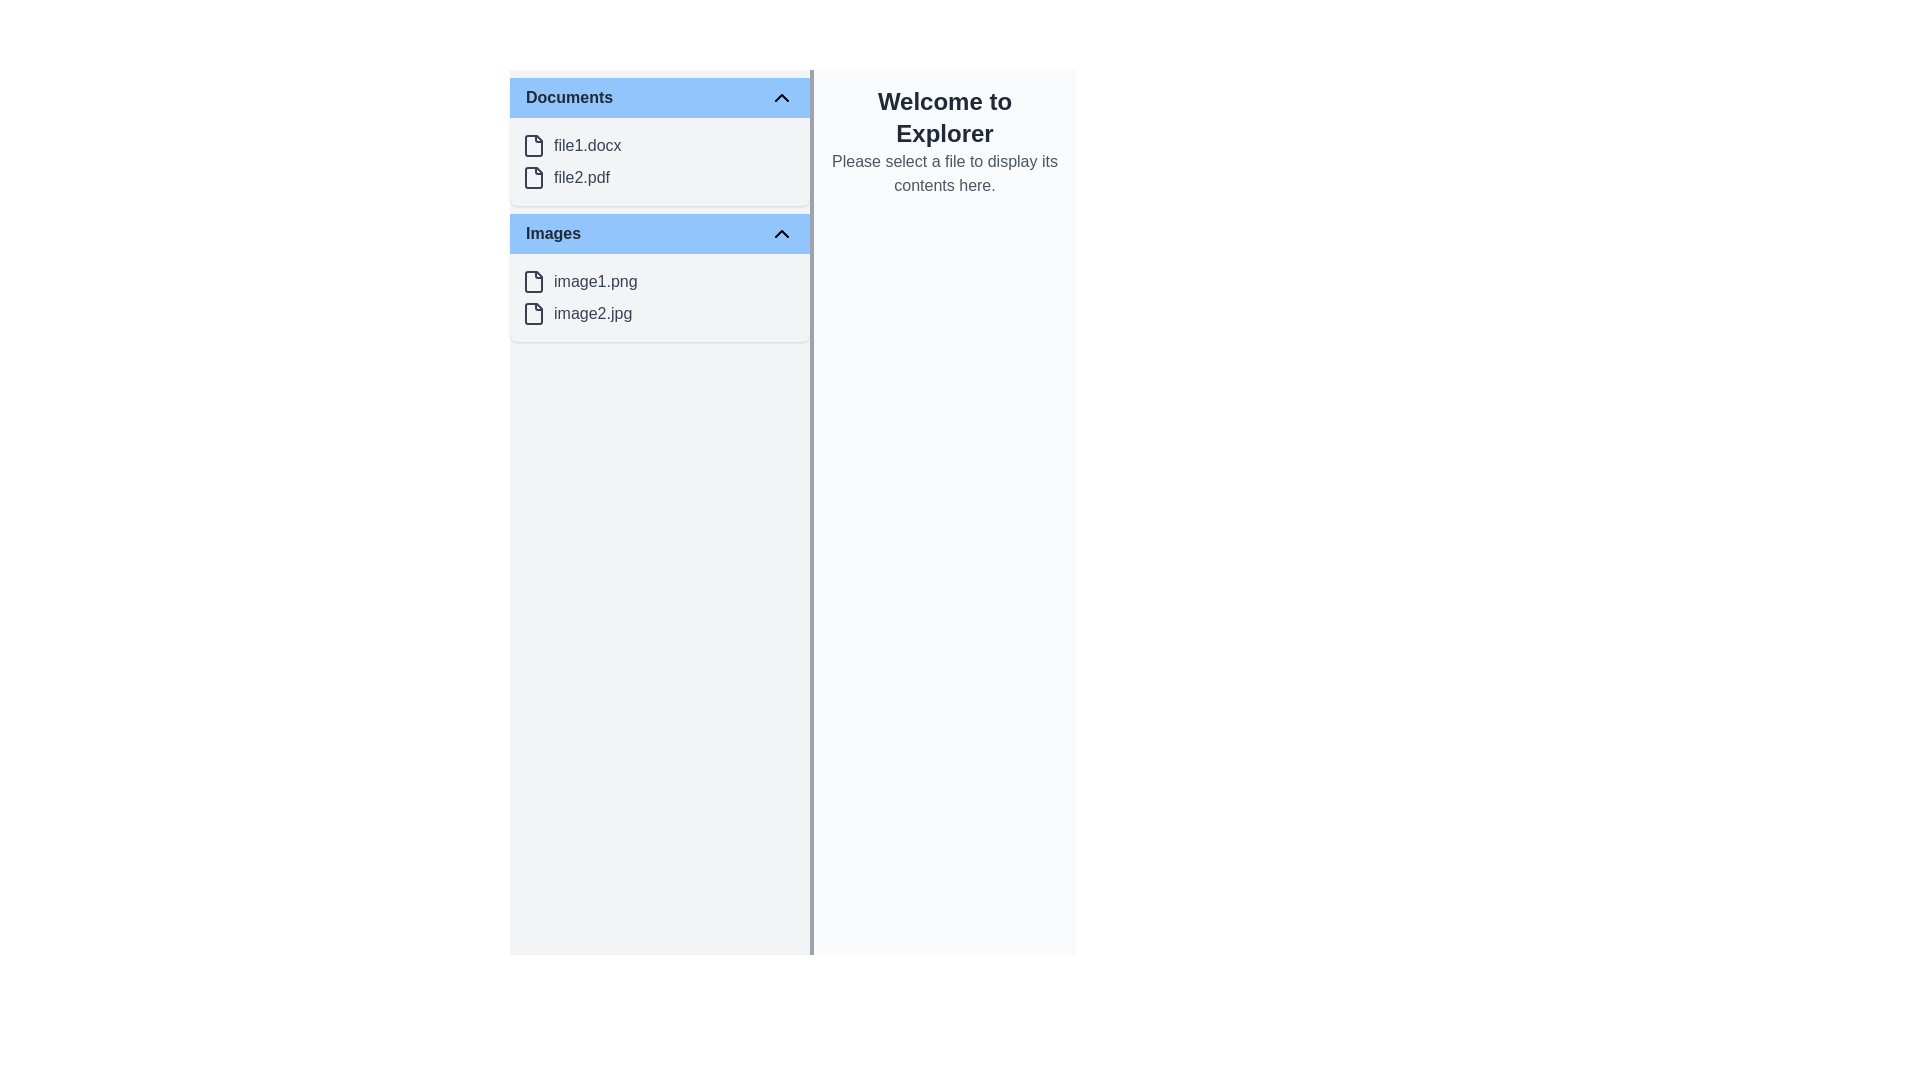  What do you see at coordinates (660, 233) in the screenshot?
I see `the 'Images' collapsible header bar for navigation` at bounding box center [660, 233].